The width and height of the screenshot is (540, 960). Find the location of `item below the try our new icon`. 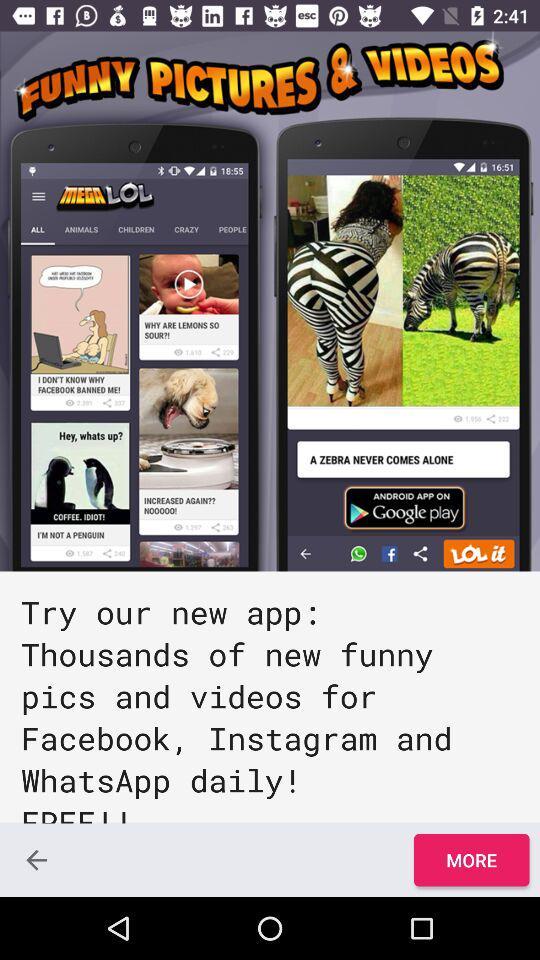

item below the try our new icon is located at coordinates (471, 859).